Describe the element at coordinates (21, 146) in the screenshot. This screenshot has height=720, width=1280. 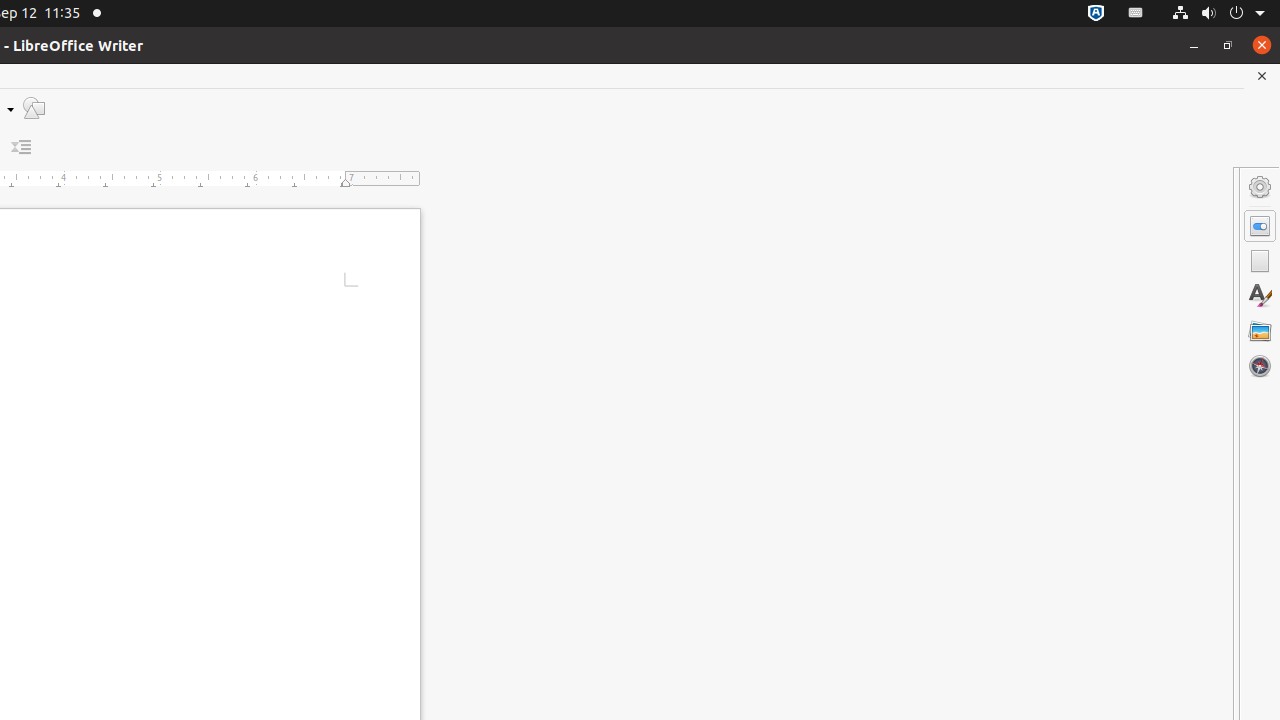
I see `'Decrease'` at that location.